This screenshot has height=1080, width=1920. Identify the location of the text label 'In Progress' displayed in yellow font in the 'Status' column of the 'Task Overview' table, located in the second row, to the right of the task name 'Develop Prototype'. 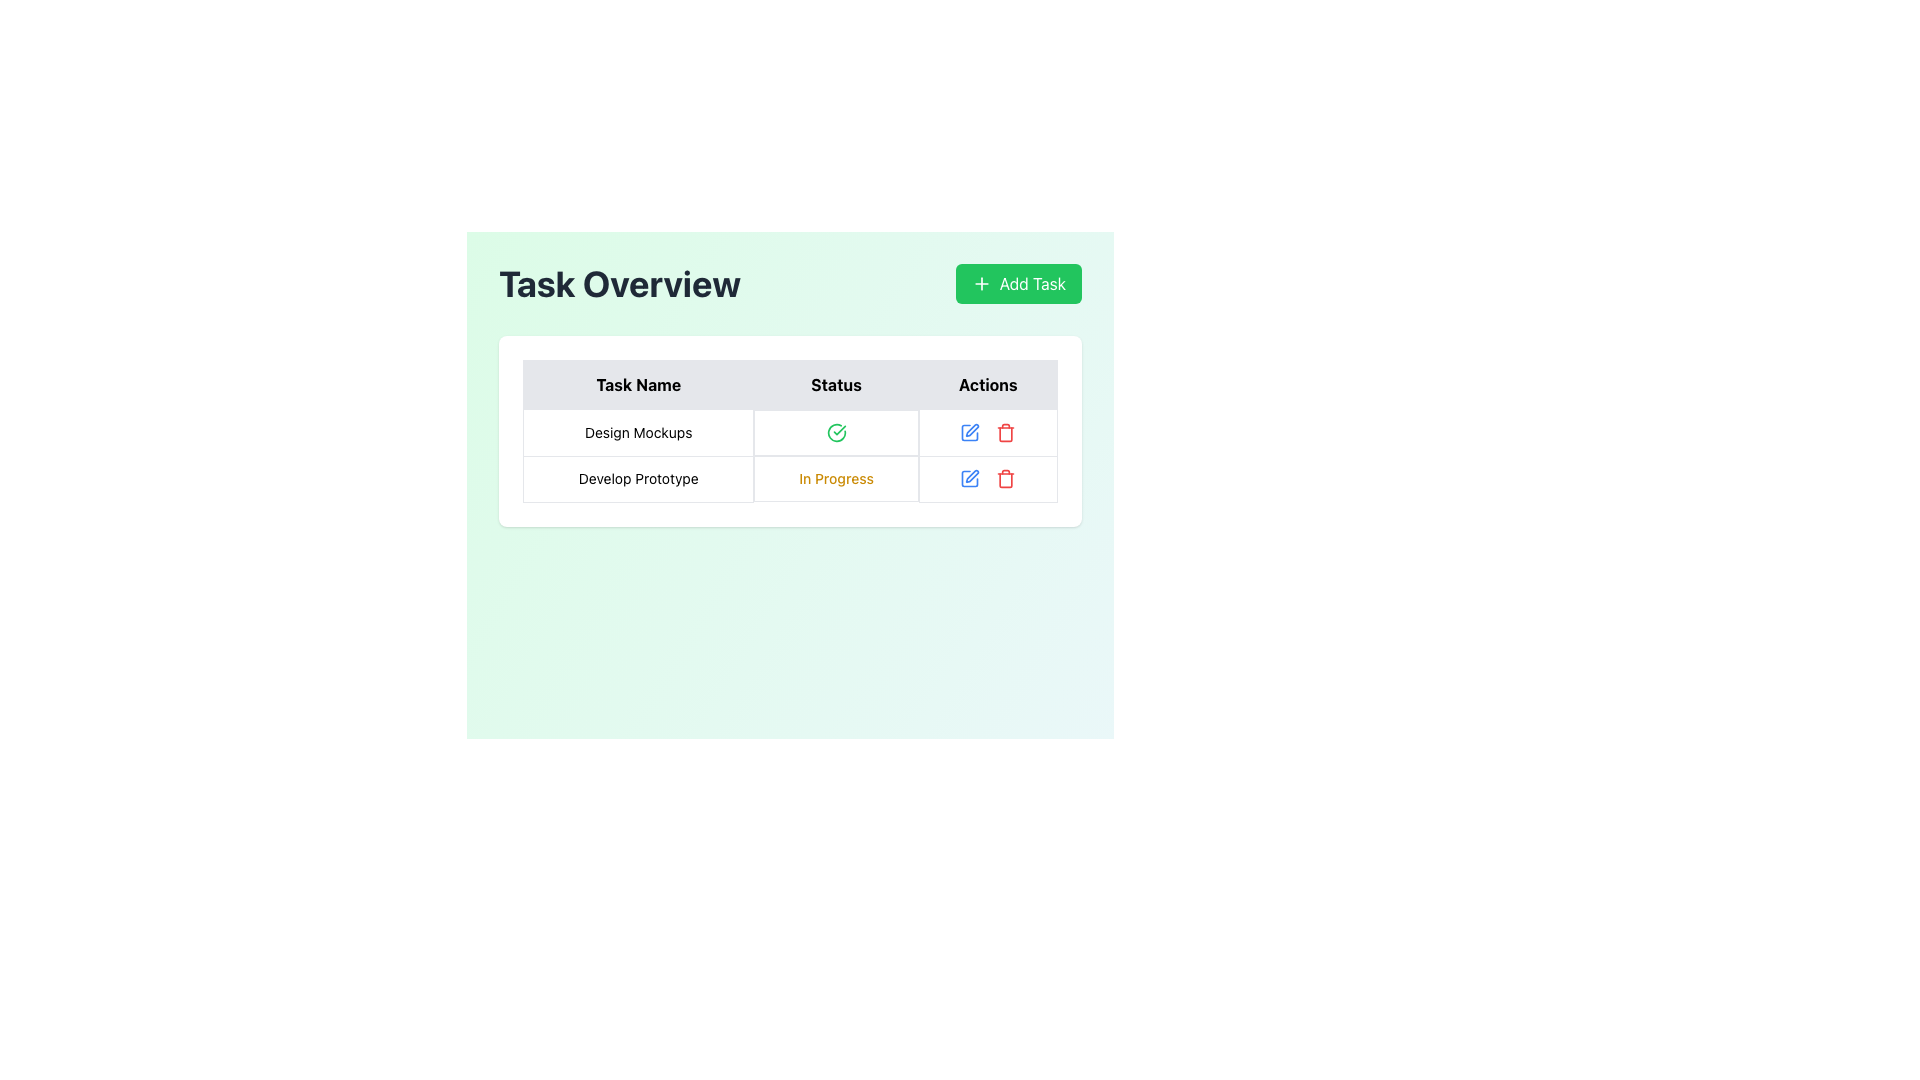
(836, 478).